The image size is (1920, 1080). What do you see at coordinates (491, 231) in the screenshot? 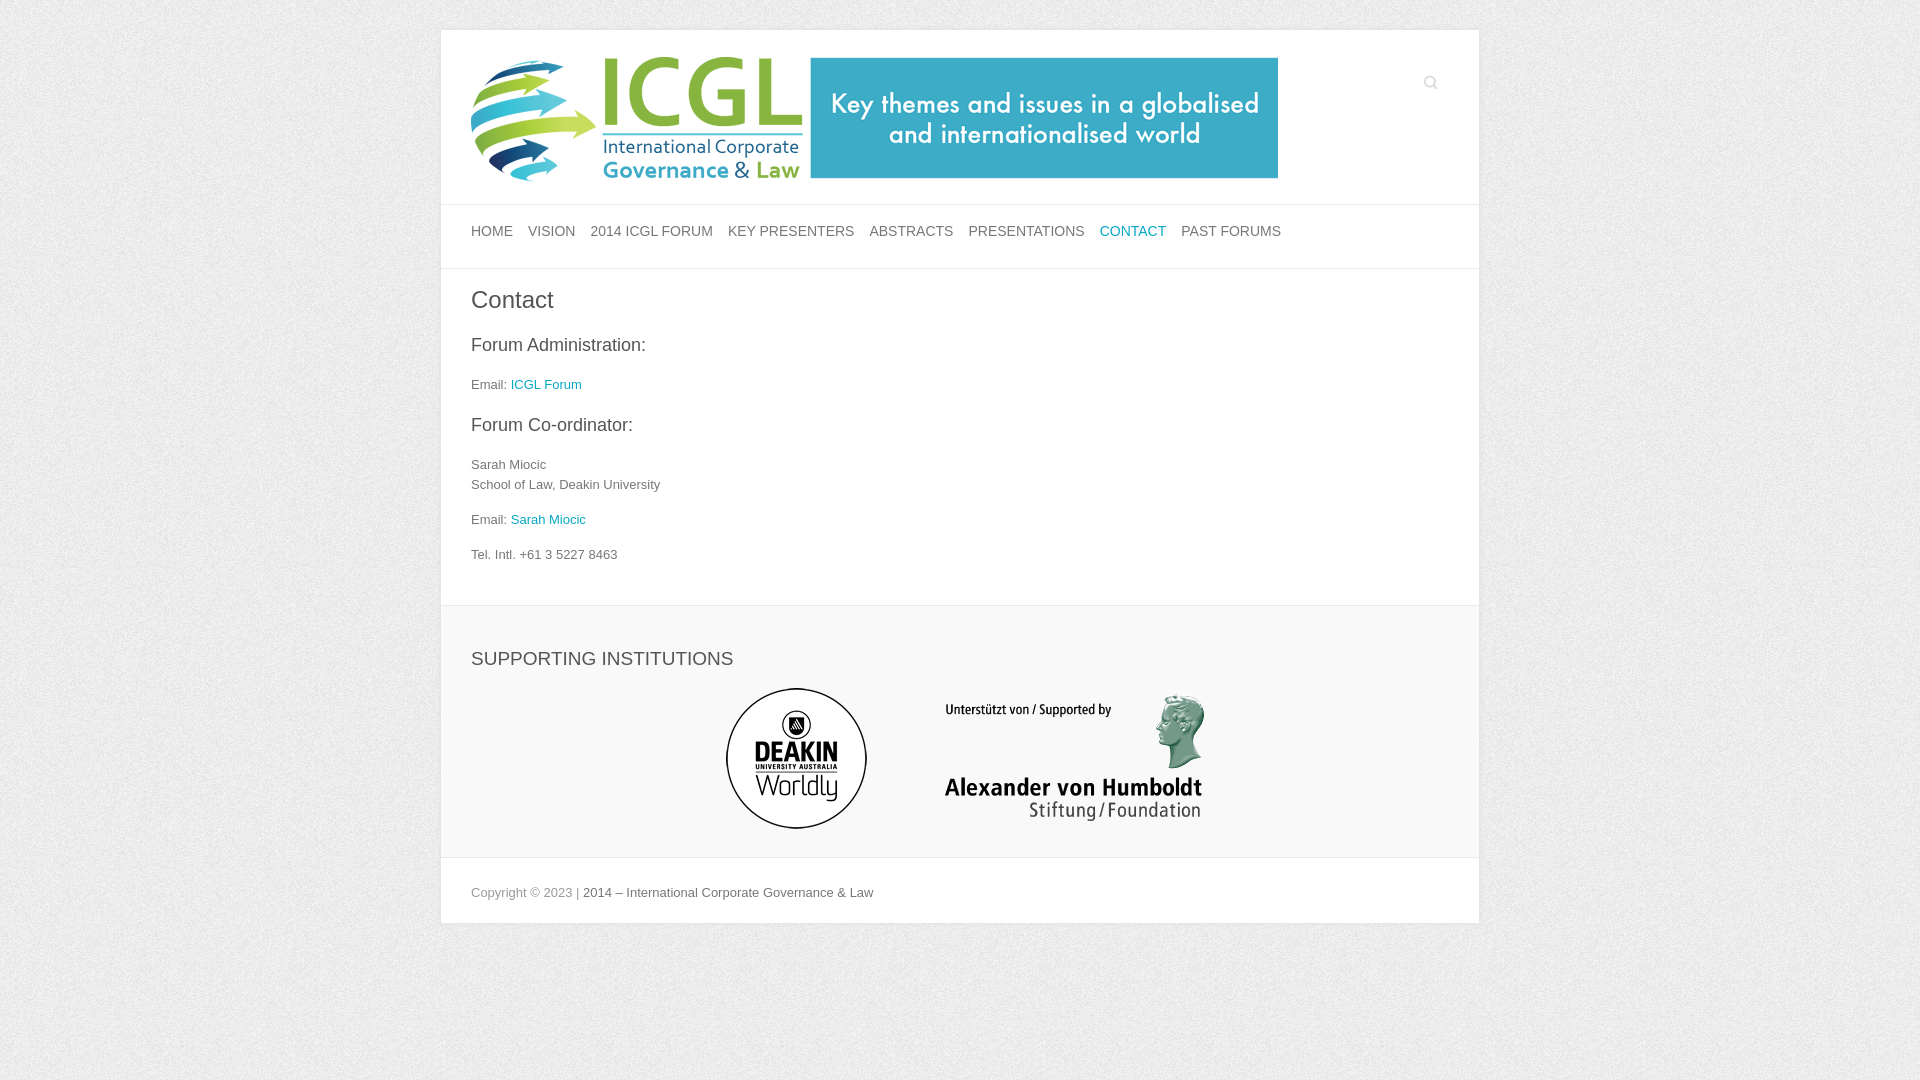
I see `'HOME'` at bounding box center [491, 231].